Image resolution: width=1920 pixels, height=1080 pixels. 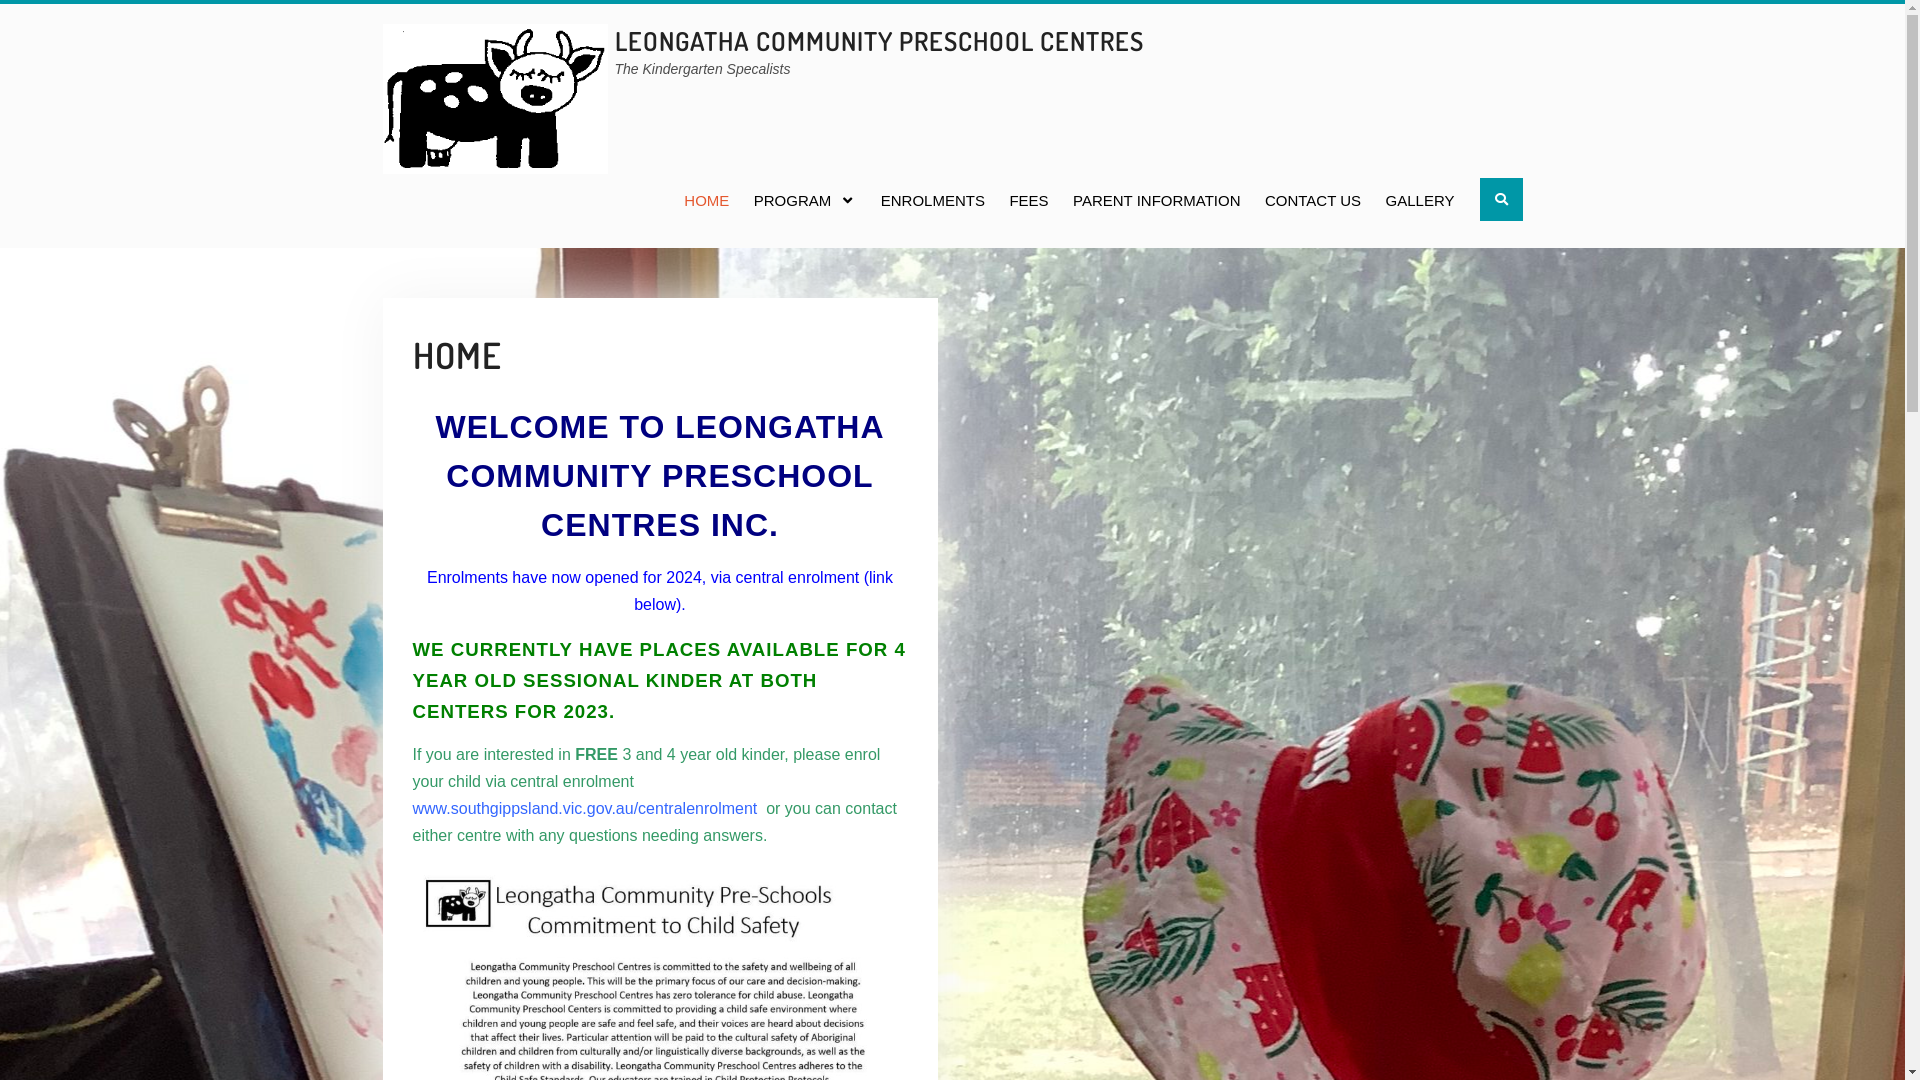 What do you see at coordinates (1313, 200) in the screenshot?
I see `'CONTACT US'` at bounding box center [1313, 200].